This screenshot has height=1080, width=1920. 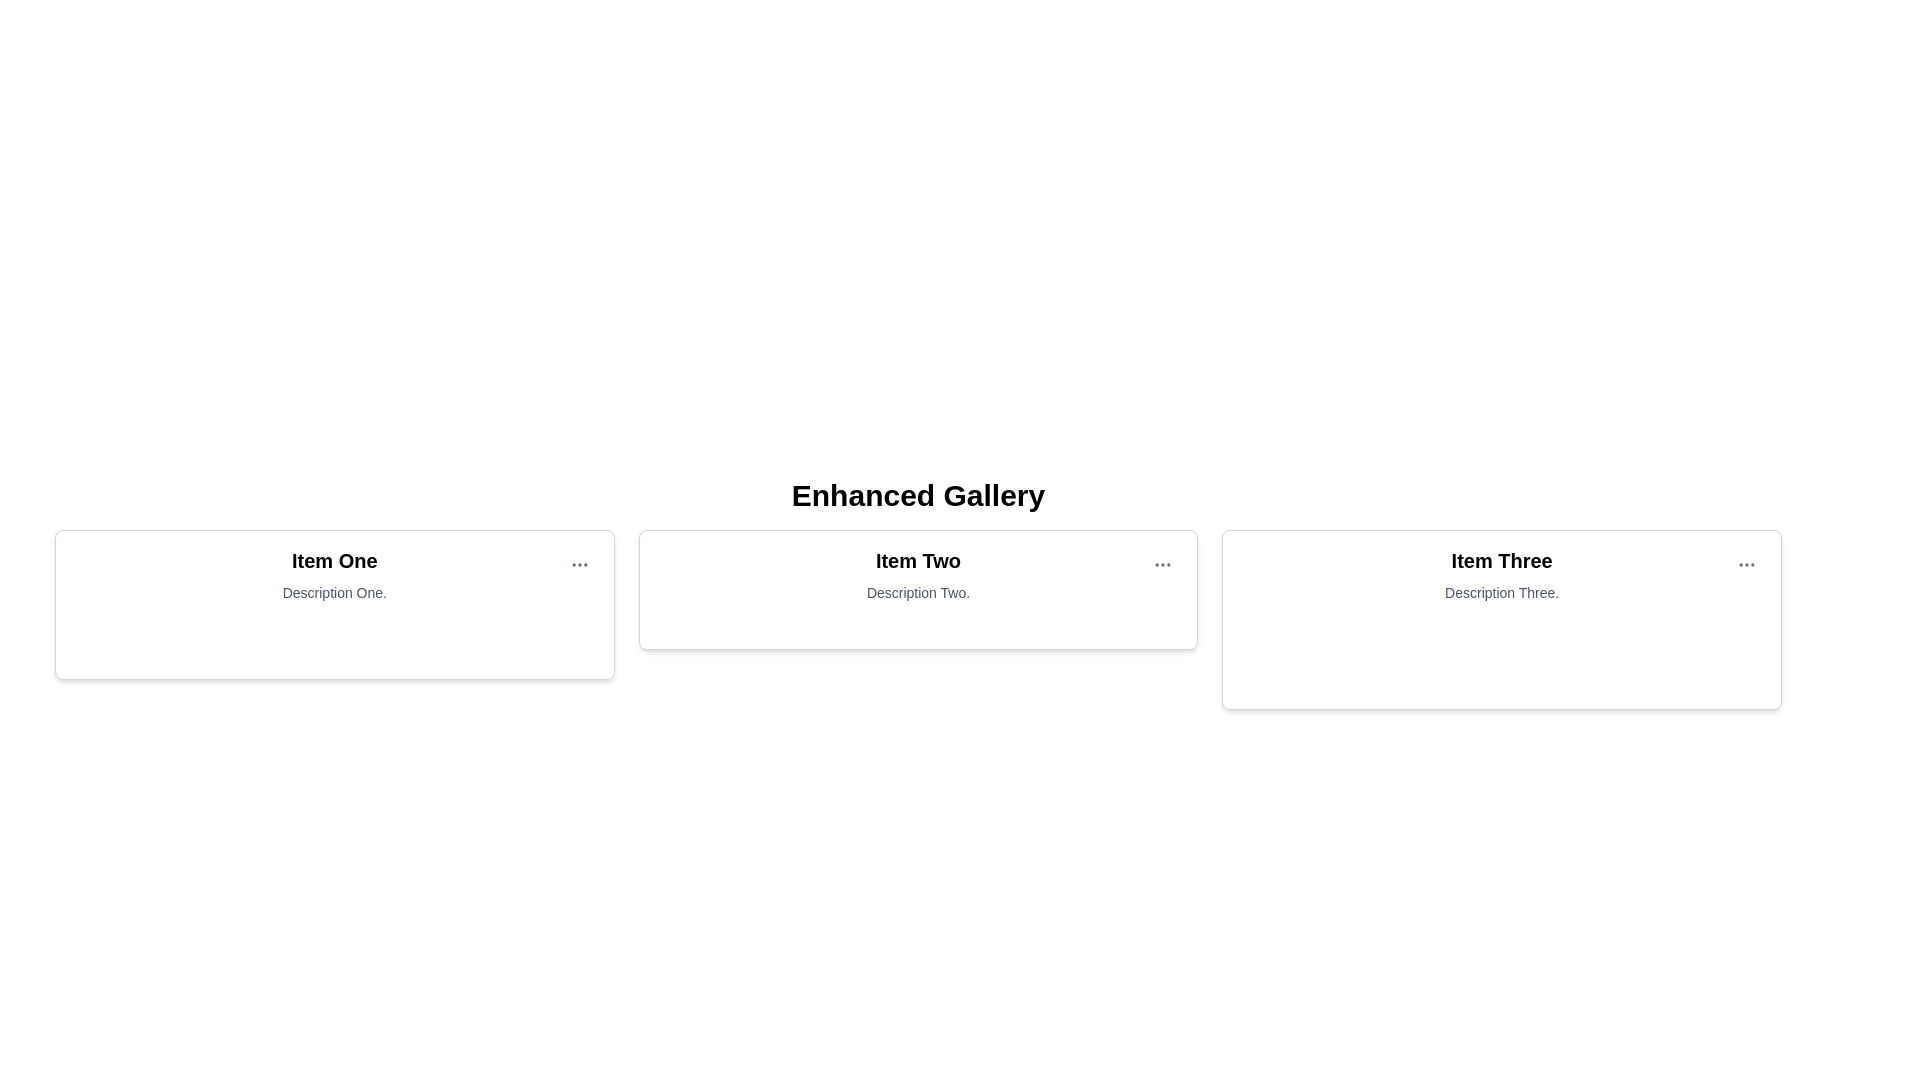 I want to click on the menu trigger button located in the top-right corner of the 'Item Two' card to open the related dropdown or context menu, so click(x=1163, y=564).